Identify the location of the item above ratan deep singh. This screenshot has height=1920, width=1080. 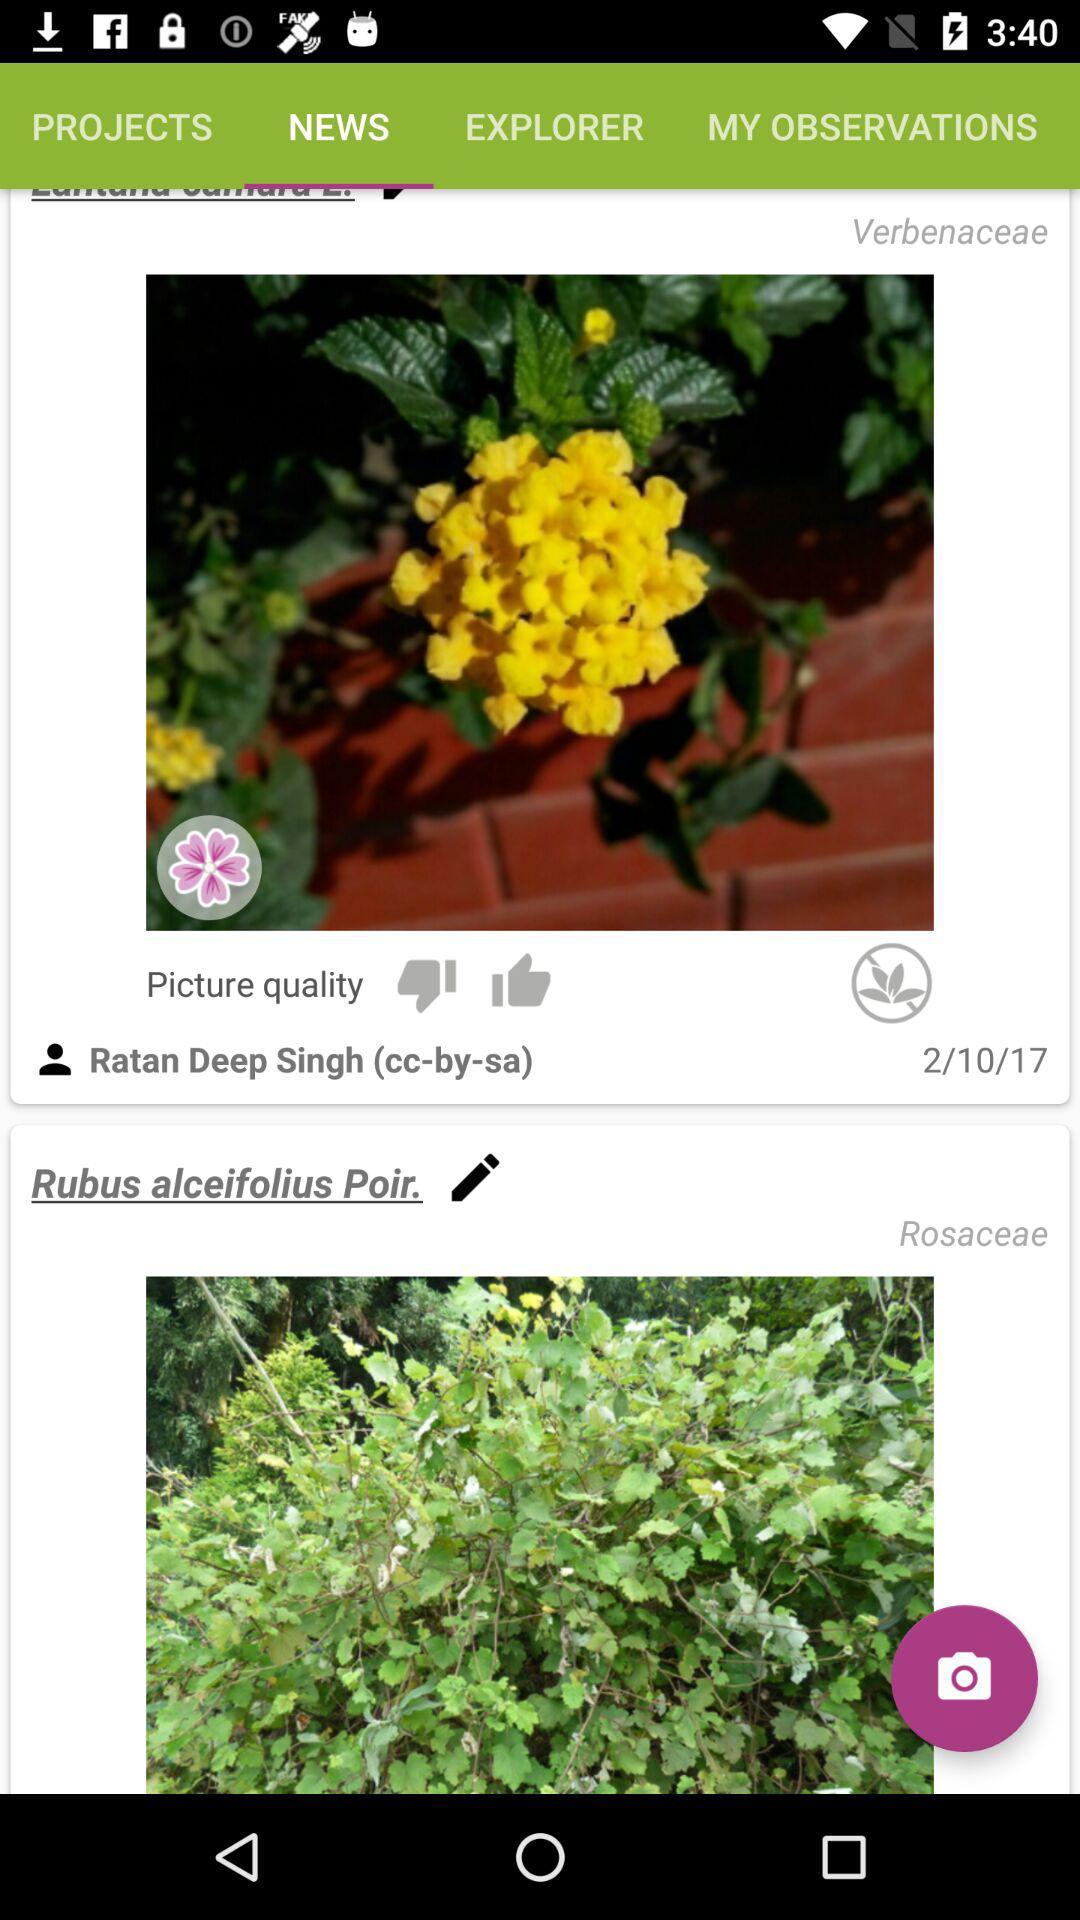
(520, 983).